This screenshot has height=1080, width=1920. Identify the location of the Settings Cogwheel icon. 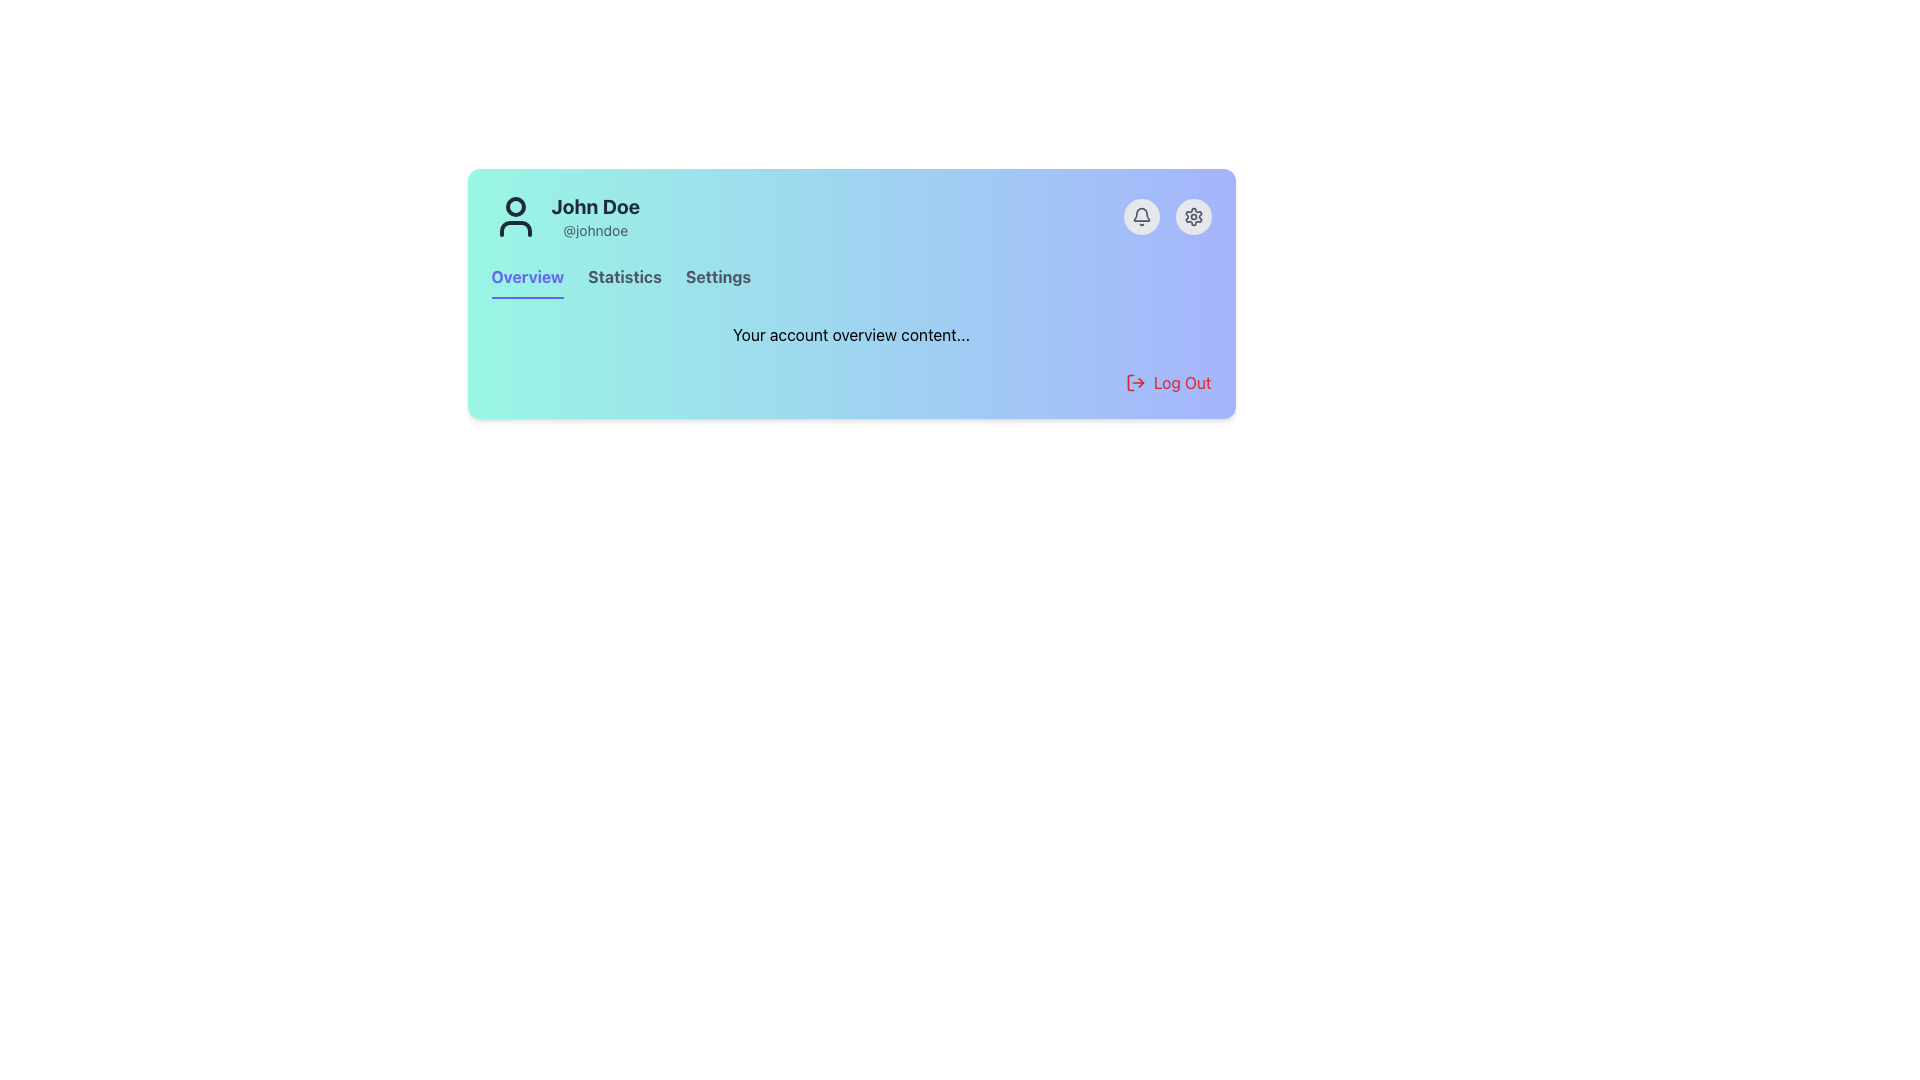
(1193, 216).